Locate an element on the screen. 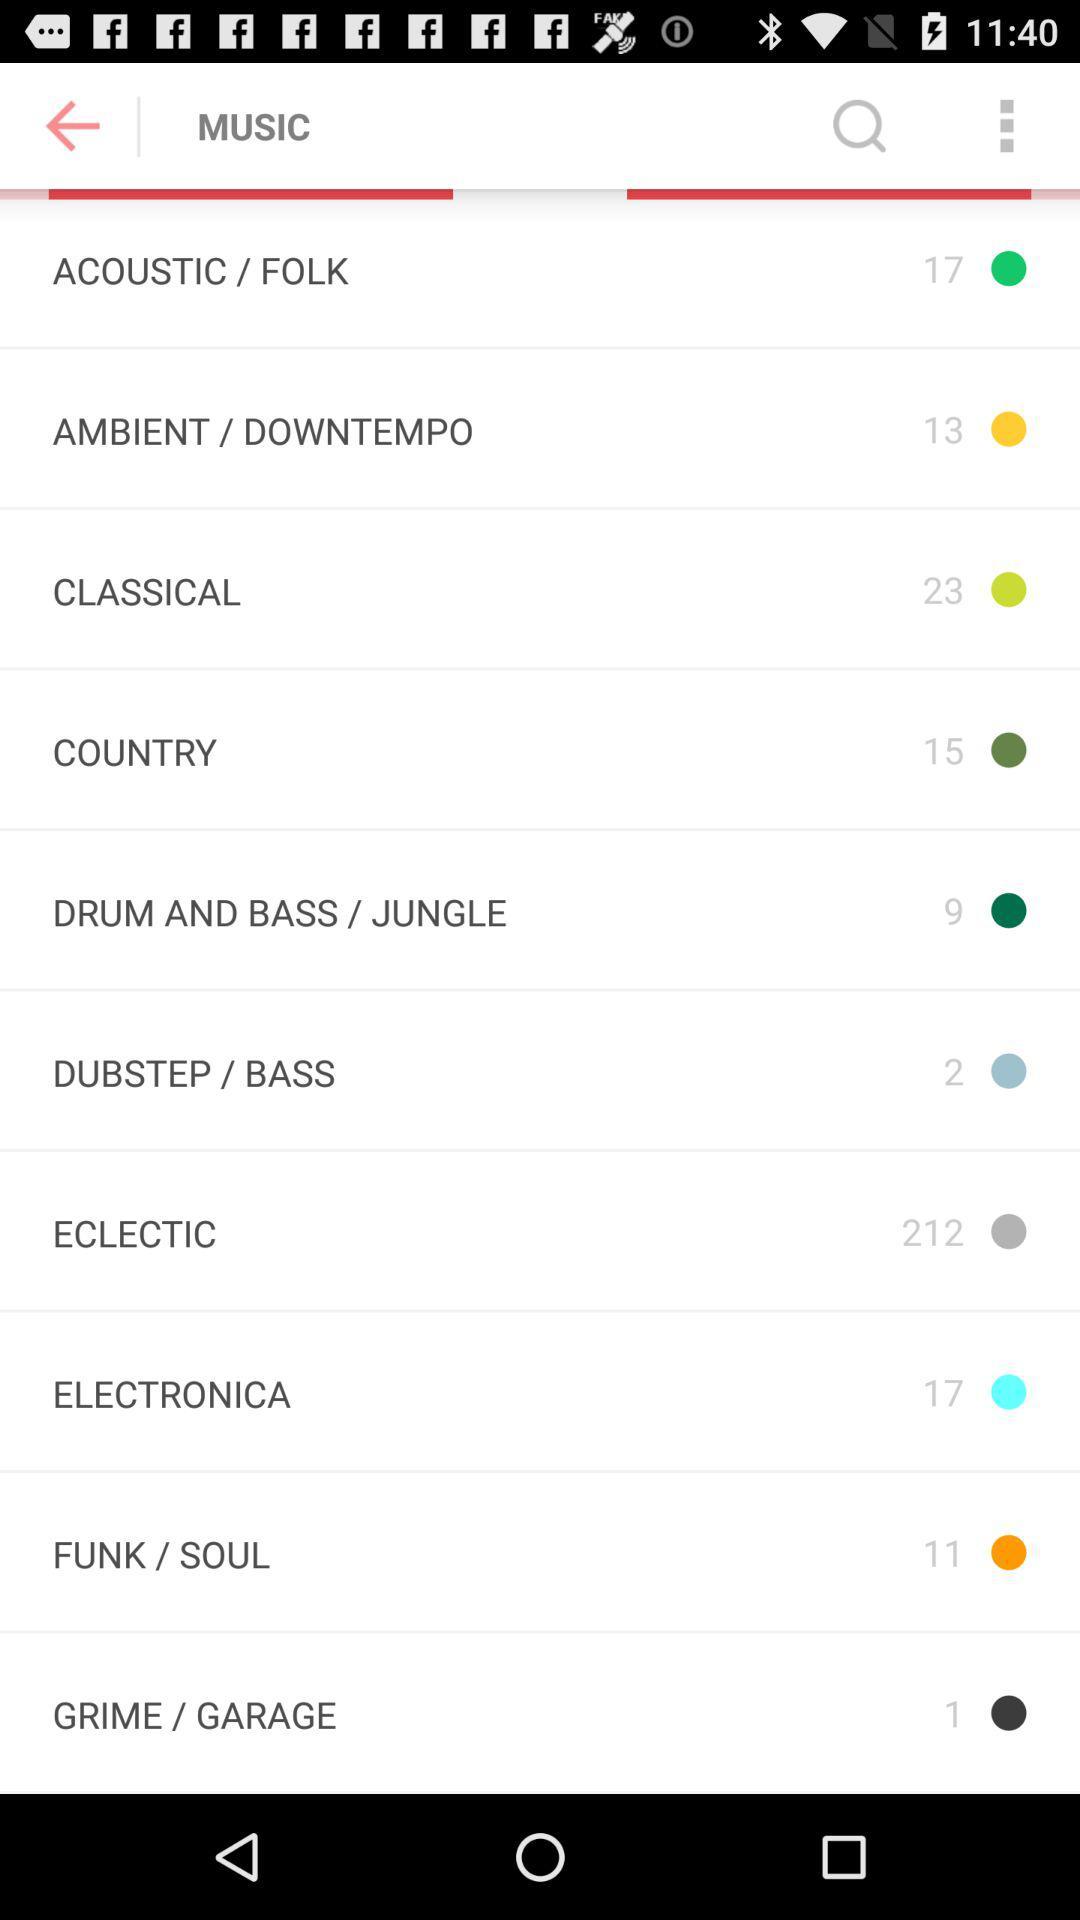 The height and width of the screenshot is (1920, 1080). item below 11 icon is located at coordinates (828, 1711).